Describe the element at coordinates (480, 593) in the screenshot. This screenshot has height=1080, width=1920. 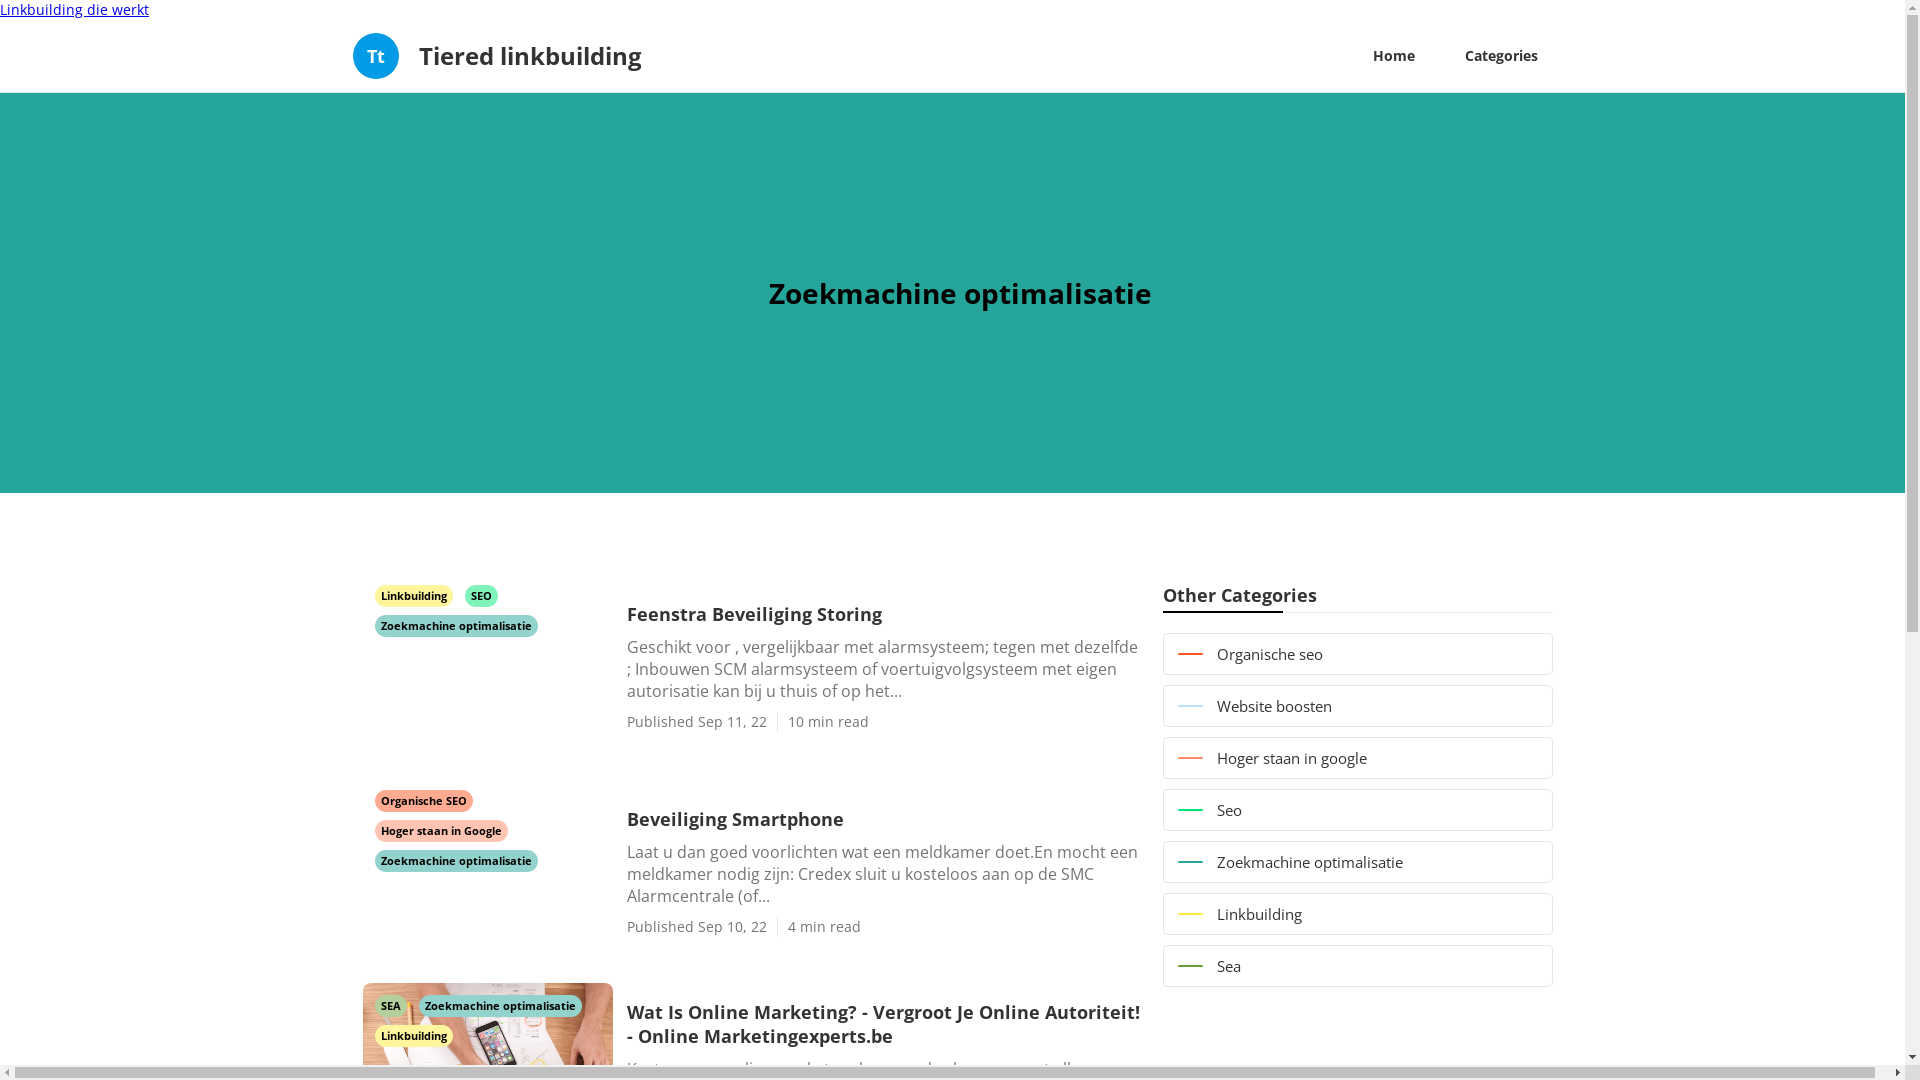
I see `'SEO'` at that location.